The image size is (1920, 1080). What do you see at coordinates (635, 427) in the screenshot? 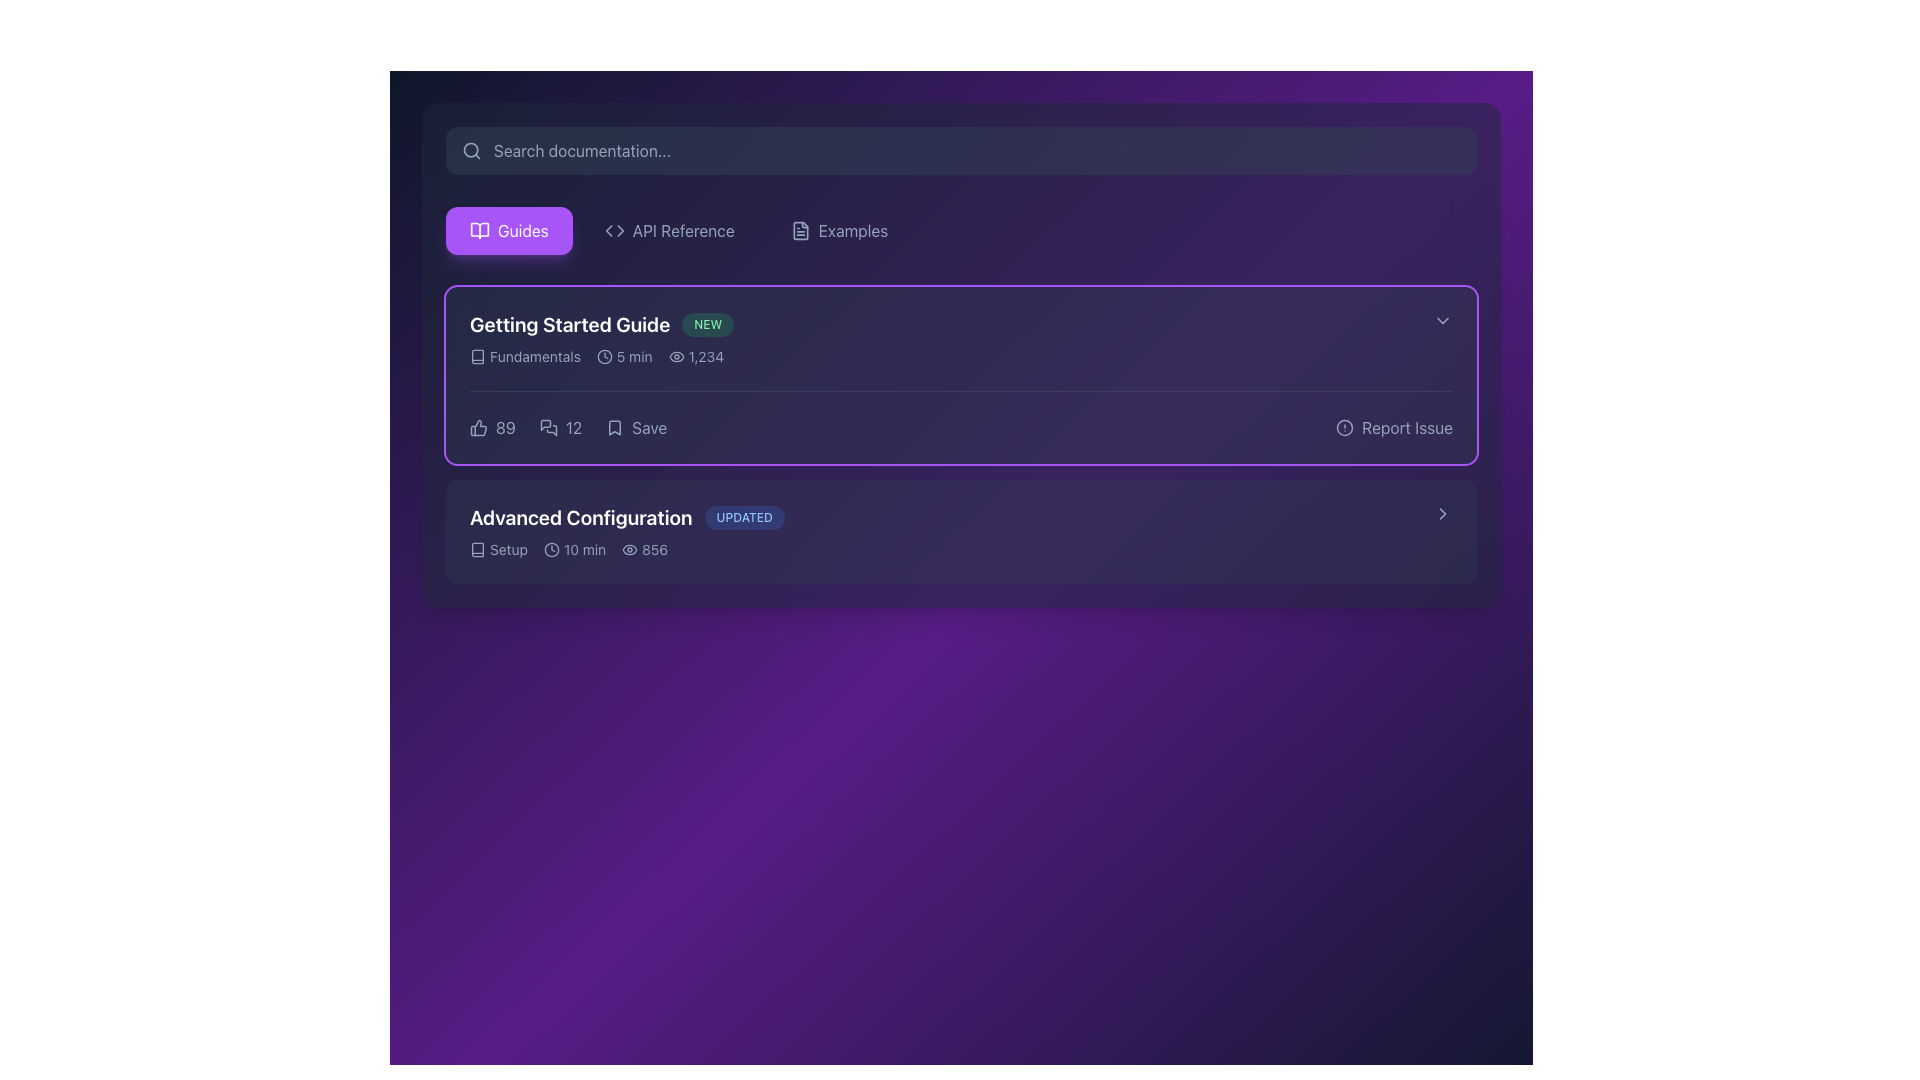
I see `the save button, which is the third interactive element in the list of options on the top item card, positioned after '89' and '12'` at bounding box center [635, 427].